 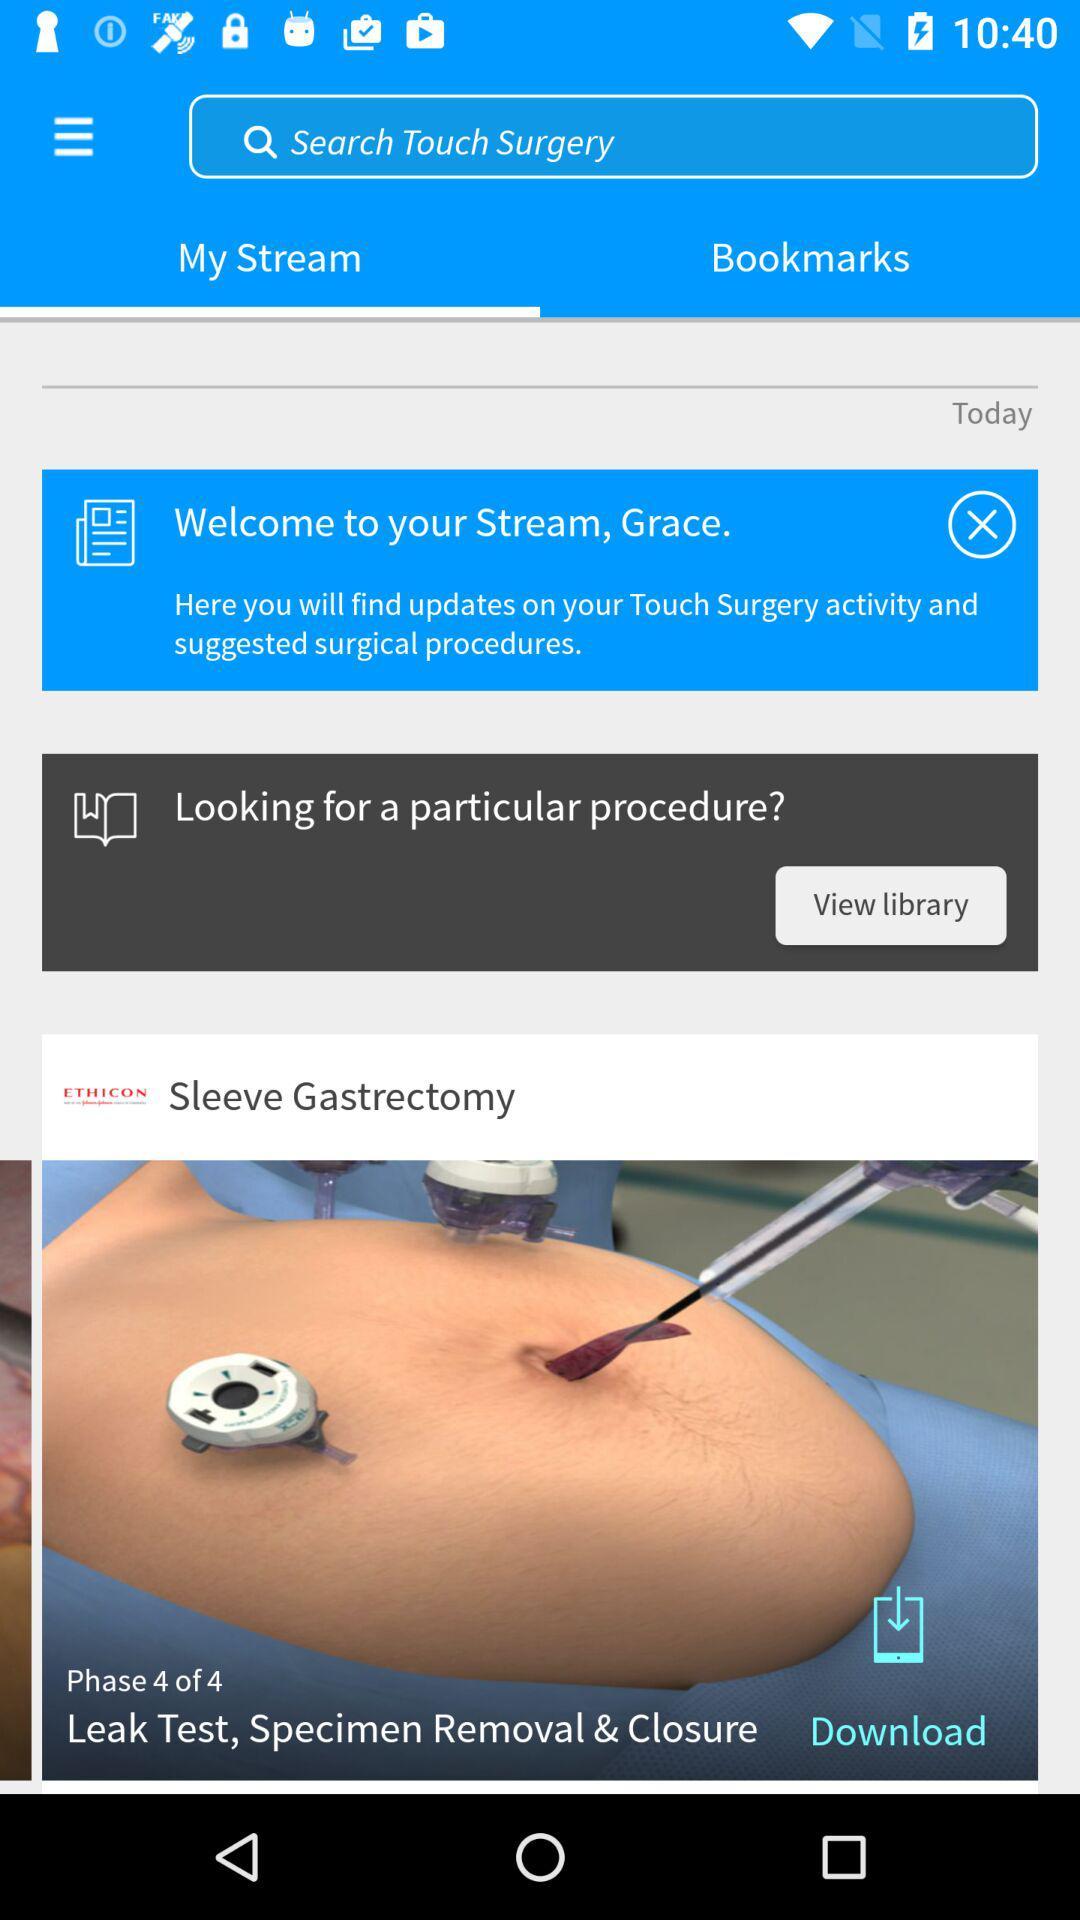 What do you see at coordinates (981, 524) in the screenshot?
I see `item next to the welcome to your` at bounding box center [981, 524].